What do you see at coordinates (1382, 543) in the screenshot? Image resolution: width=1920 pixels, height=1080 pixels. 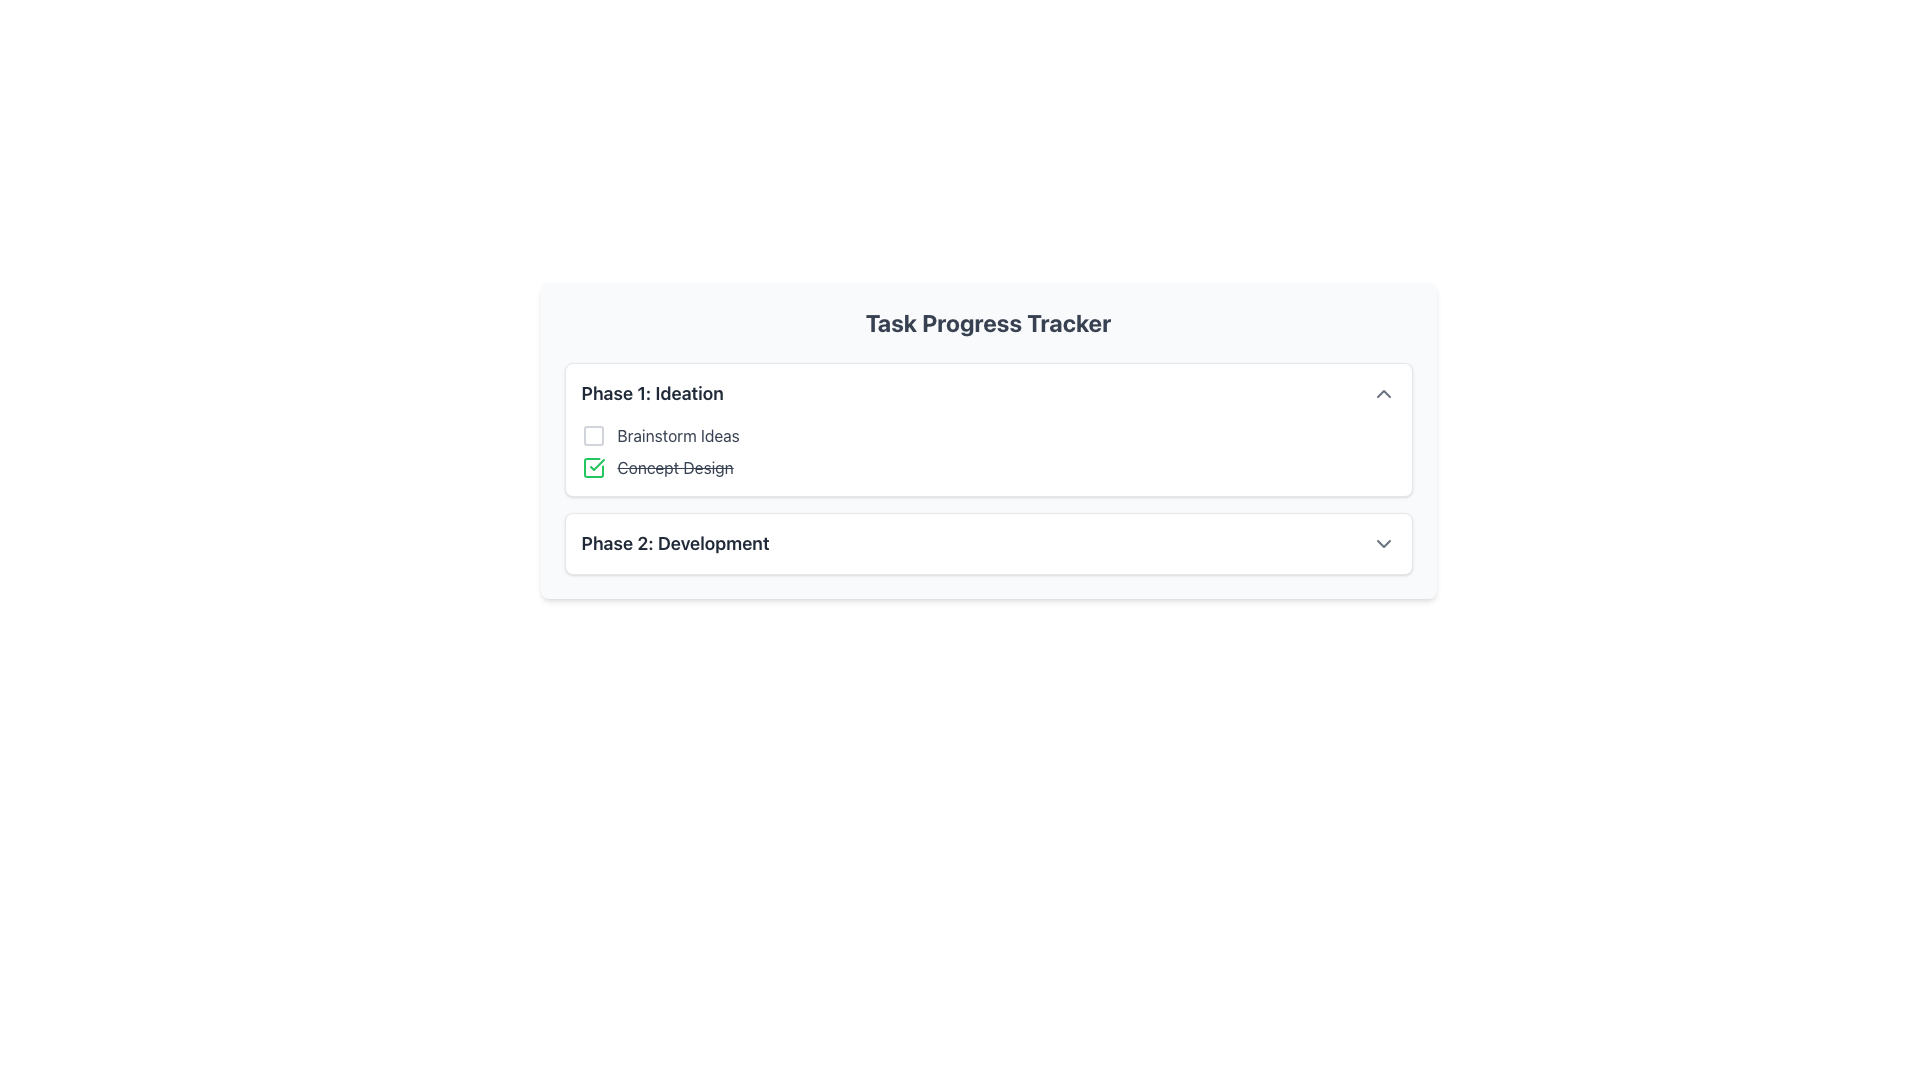 I see `the downward-pointing chevron icon button located to the right of the text 'Phase 2: Development'` at bounding box center [1382, 543].